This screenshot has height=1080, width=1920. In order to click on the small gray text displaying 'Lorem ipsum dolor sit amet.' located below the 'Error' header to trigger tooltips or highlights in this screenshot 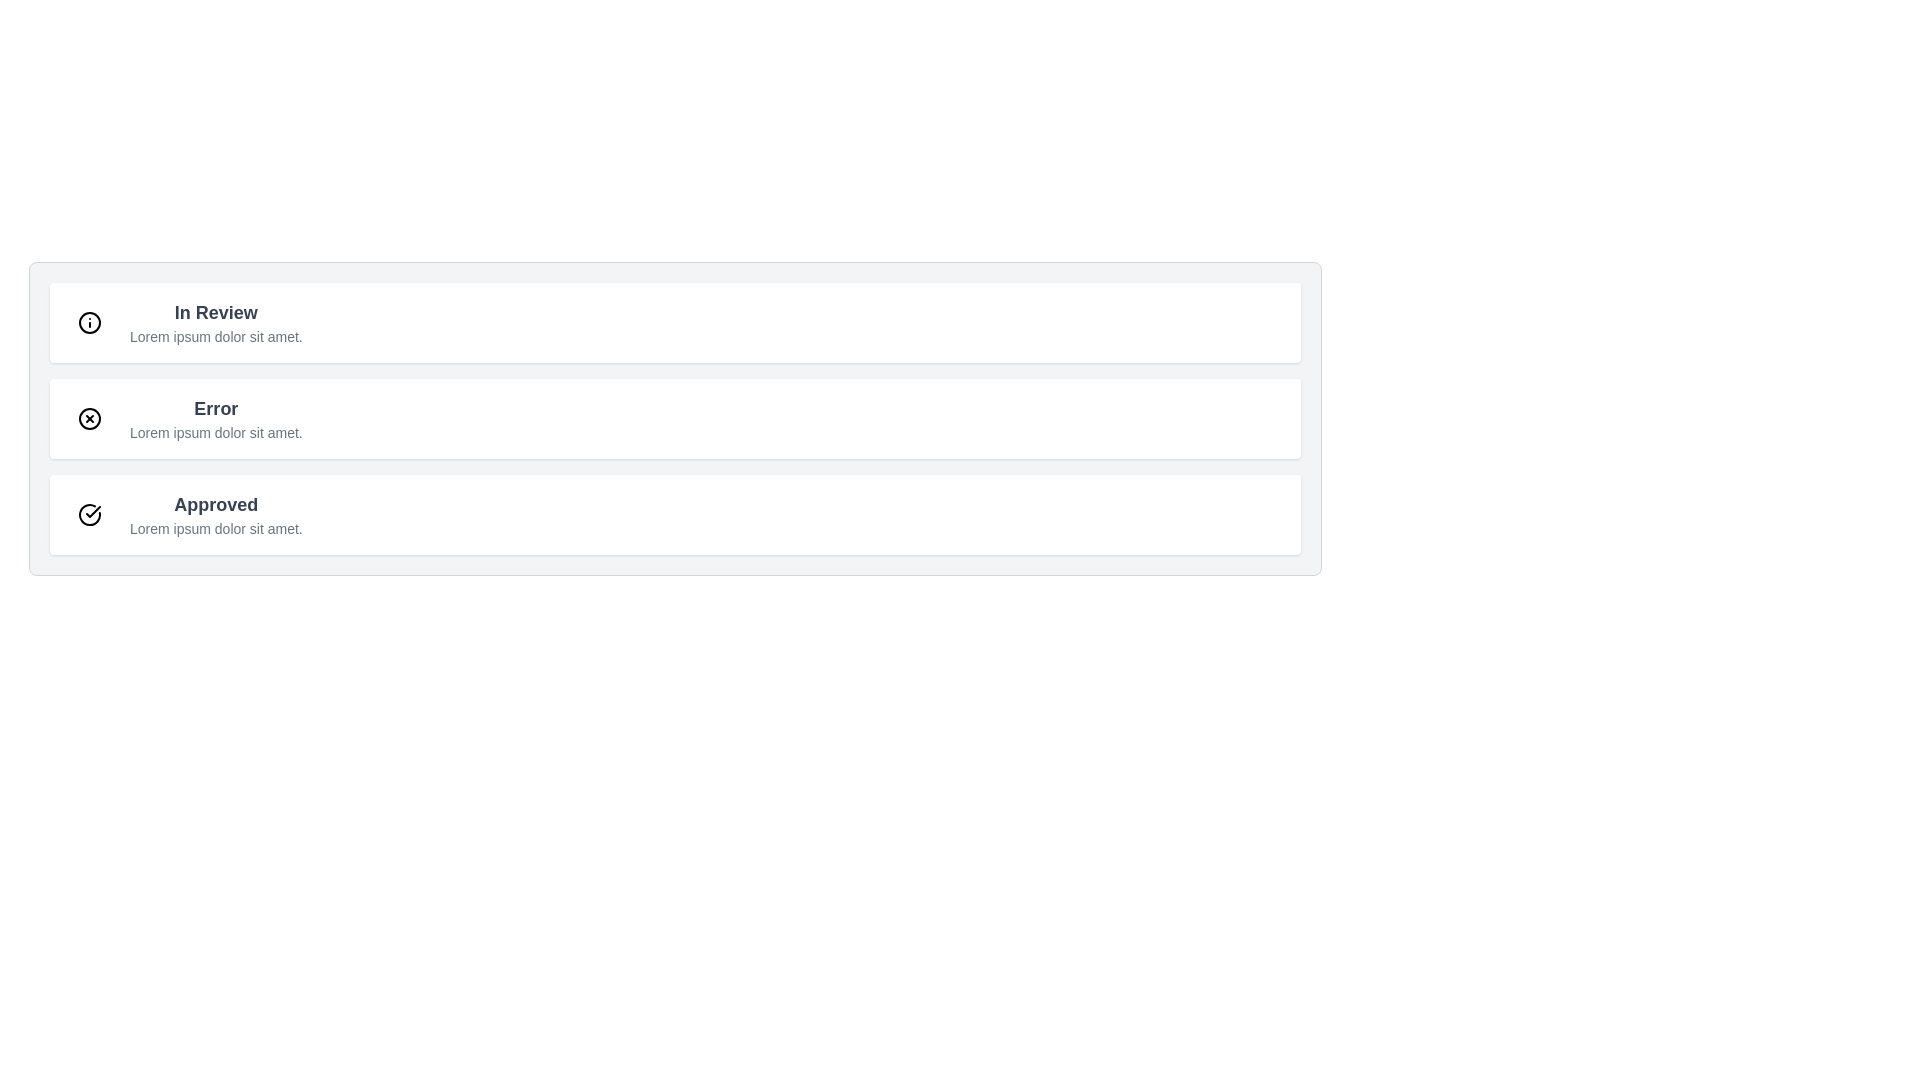, I will do `click(216, 431)`.